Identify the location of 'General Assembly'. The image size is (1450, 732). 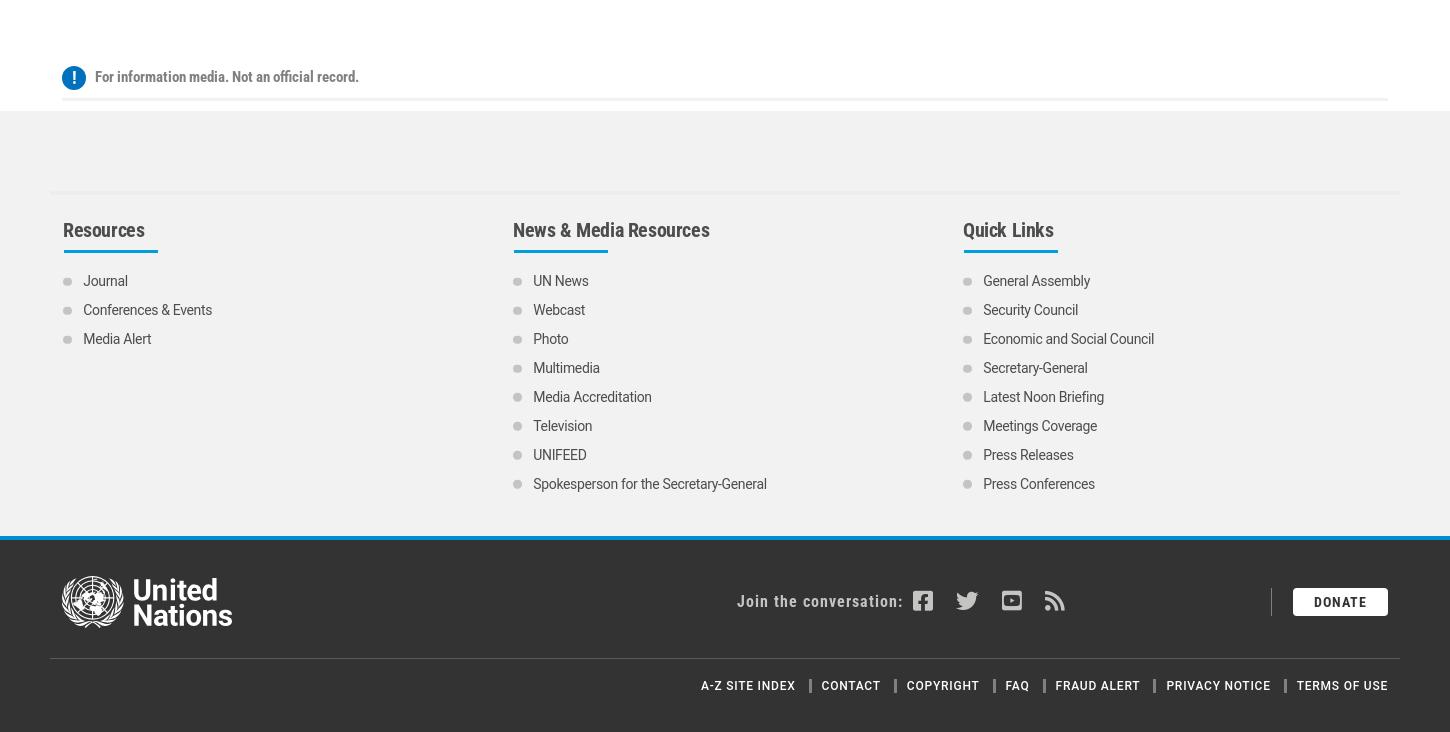
(982, 92).